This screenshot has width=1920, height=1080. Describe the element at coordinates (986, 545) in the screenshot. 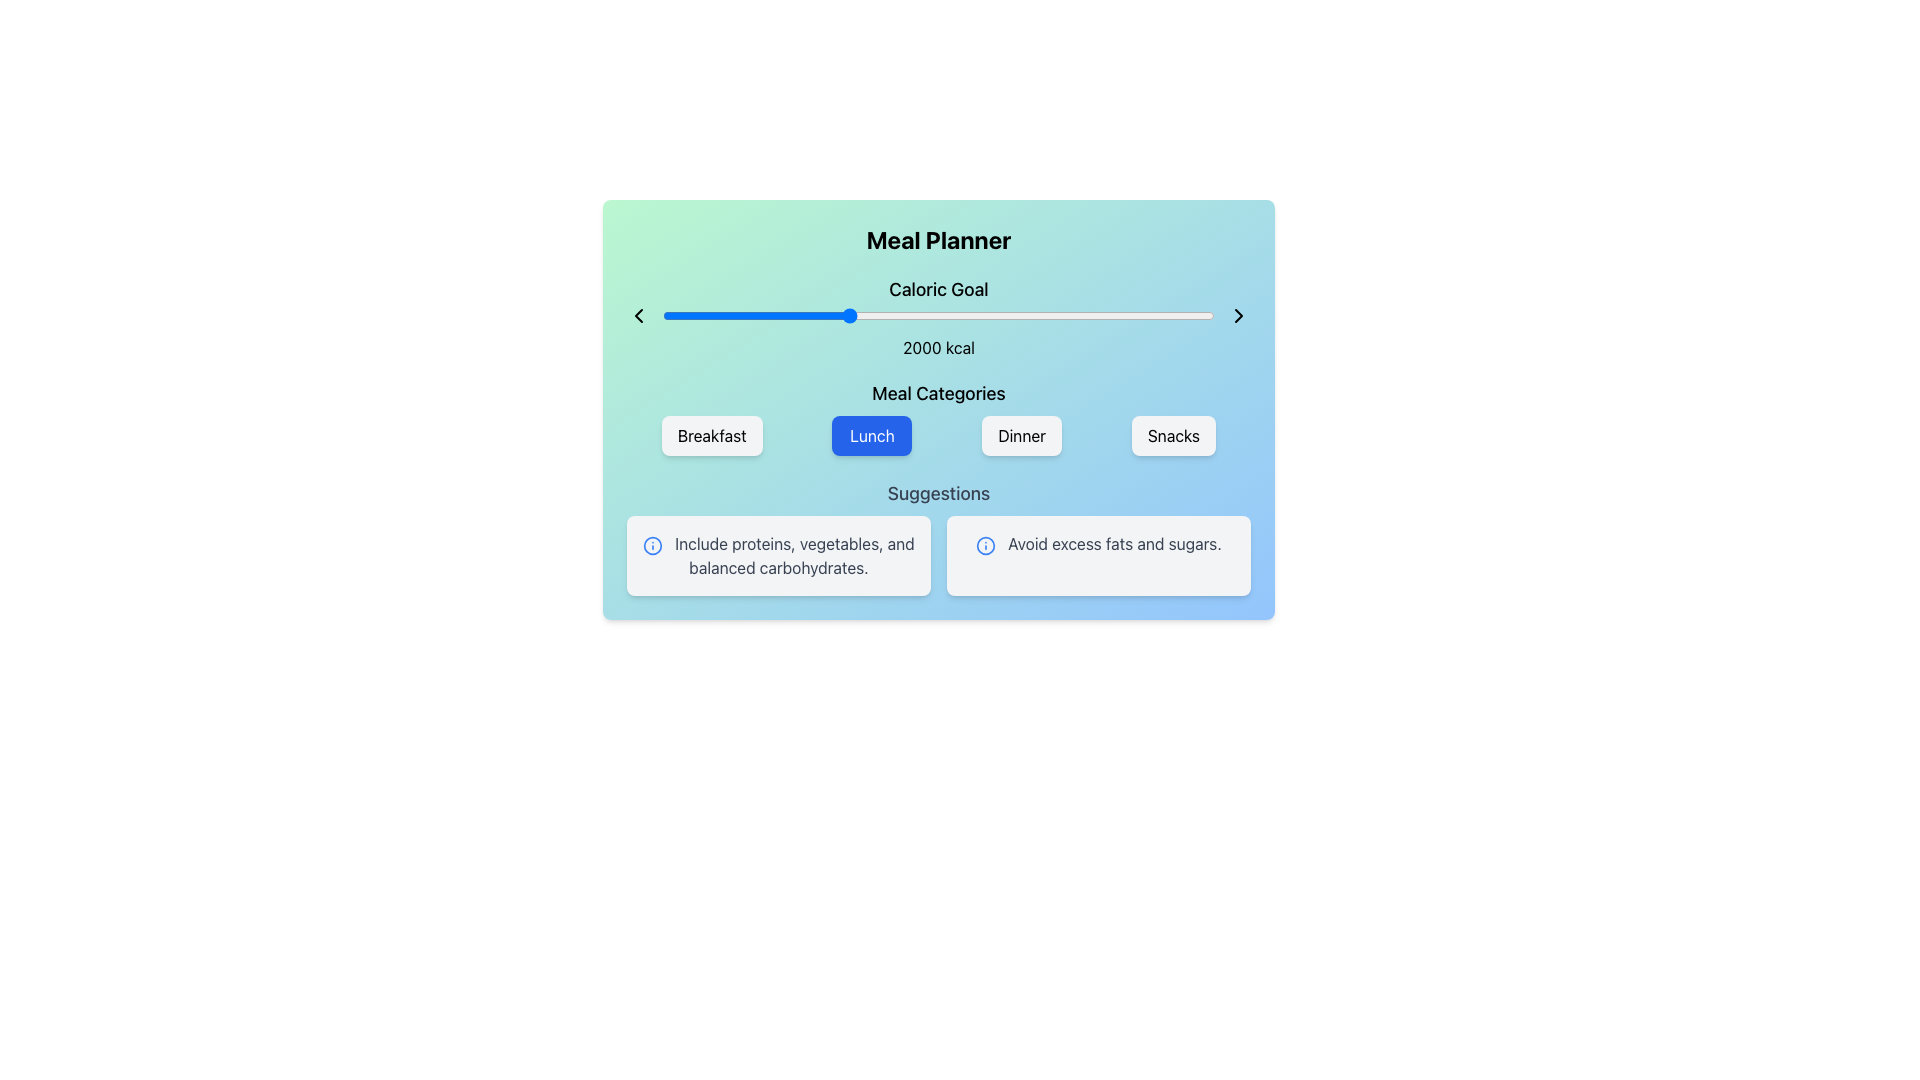

I see `the decorative SVG circle that represents an 'information' sign in the 'Suggestions' section, located immediately left of the text 'Include proteins, vegetables, and balanced carbohydrates.'` at that location.